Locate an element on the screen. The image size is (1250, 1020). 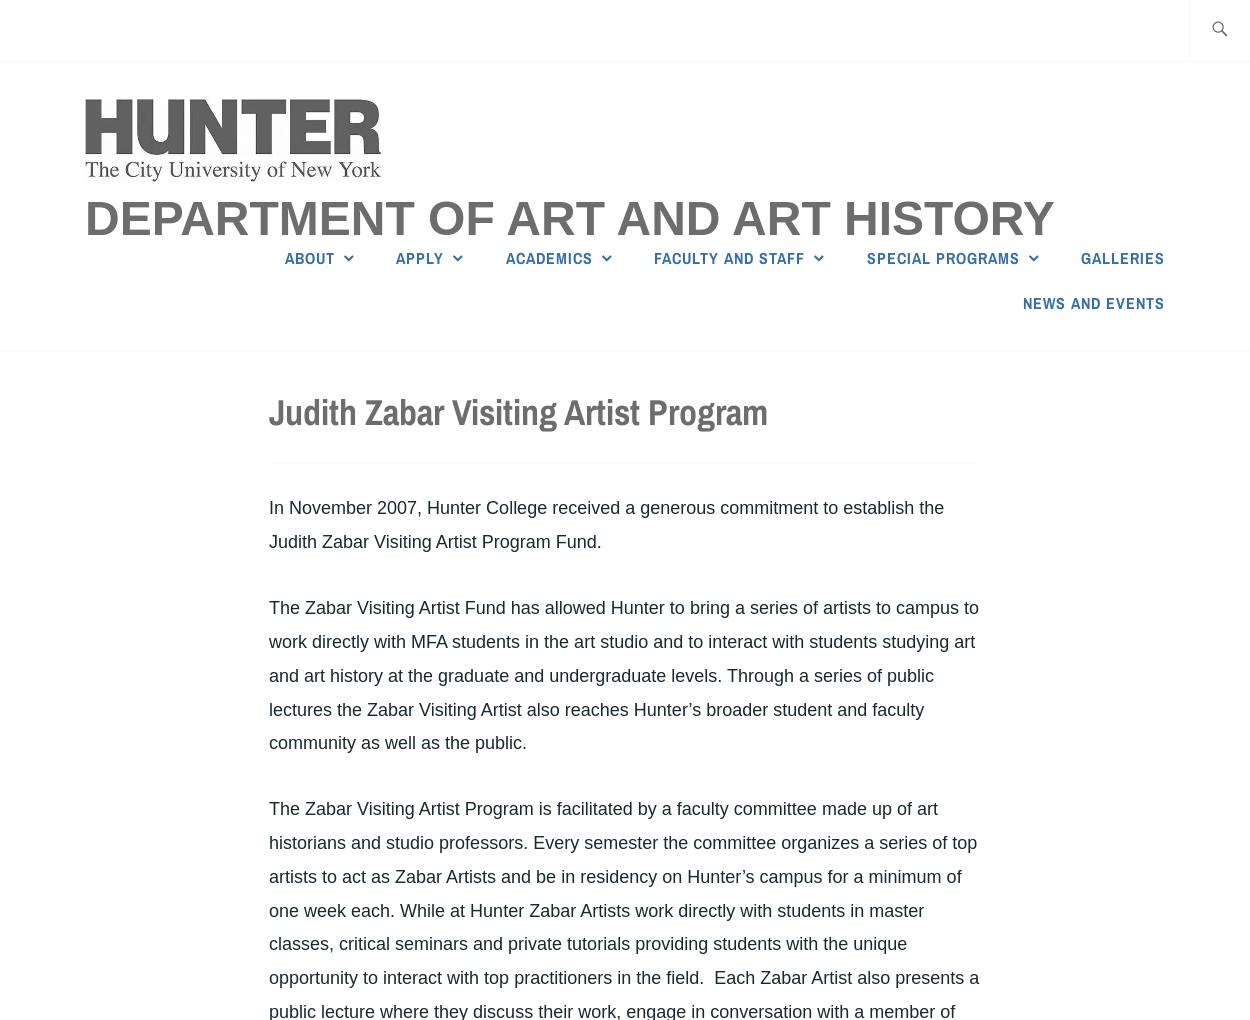
'Judith Zabar Visiting Artist Program' is located at coordinates (518, 410).